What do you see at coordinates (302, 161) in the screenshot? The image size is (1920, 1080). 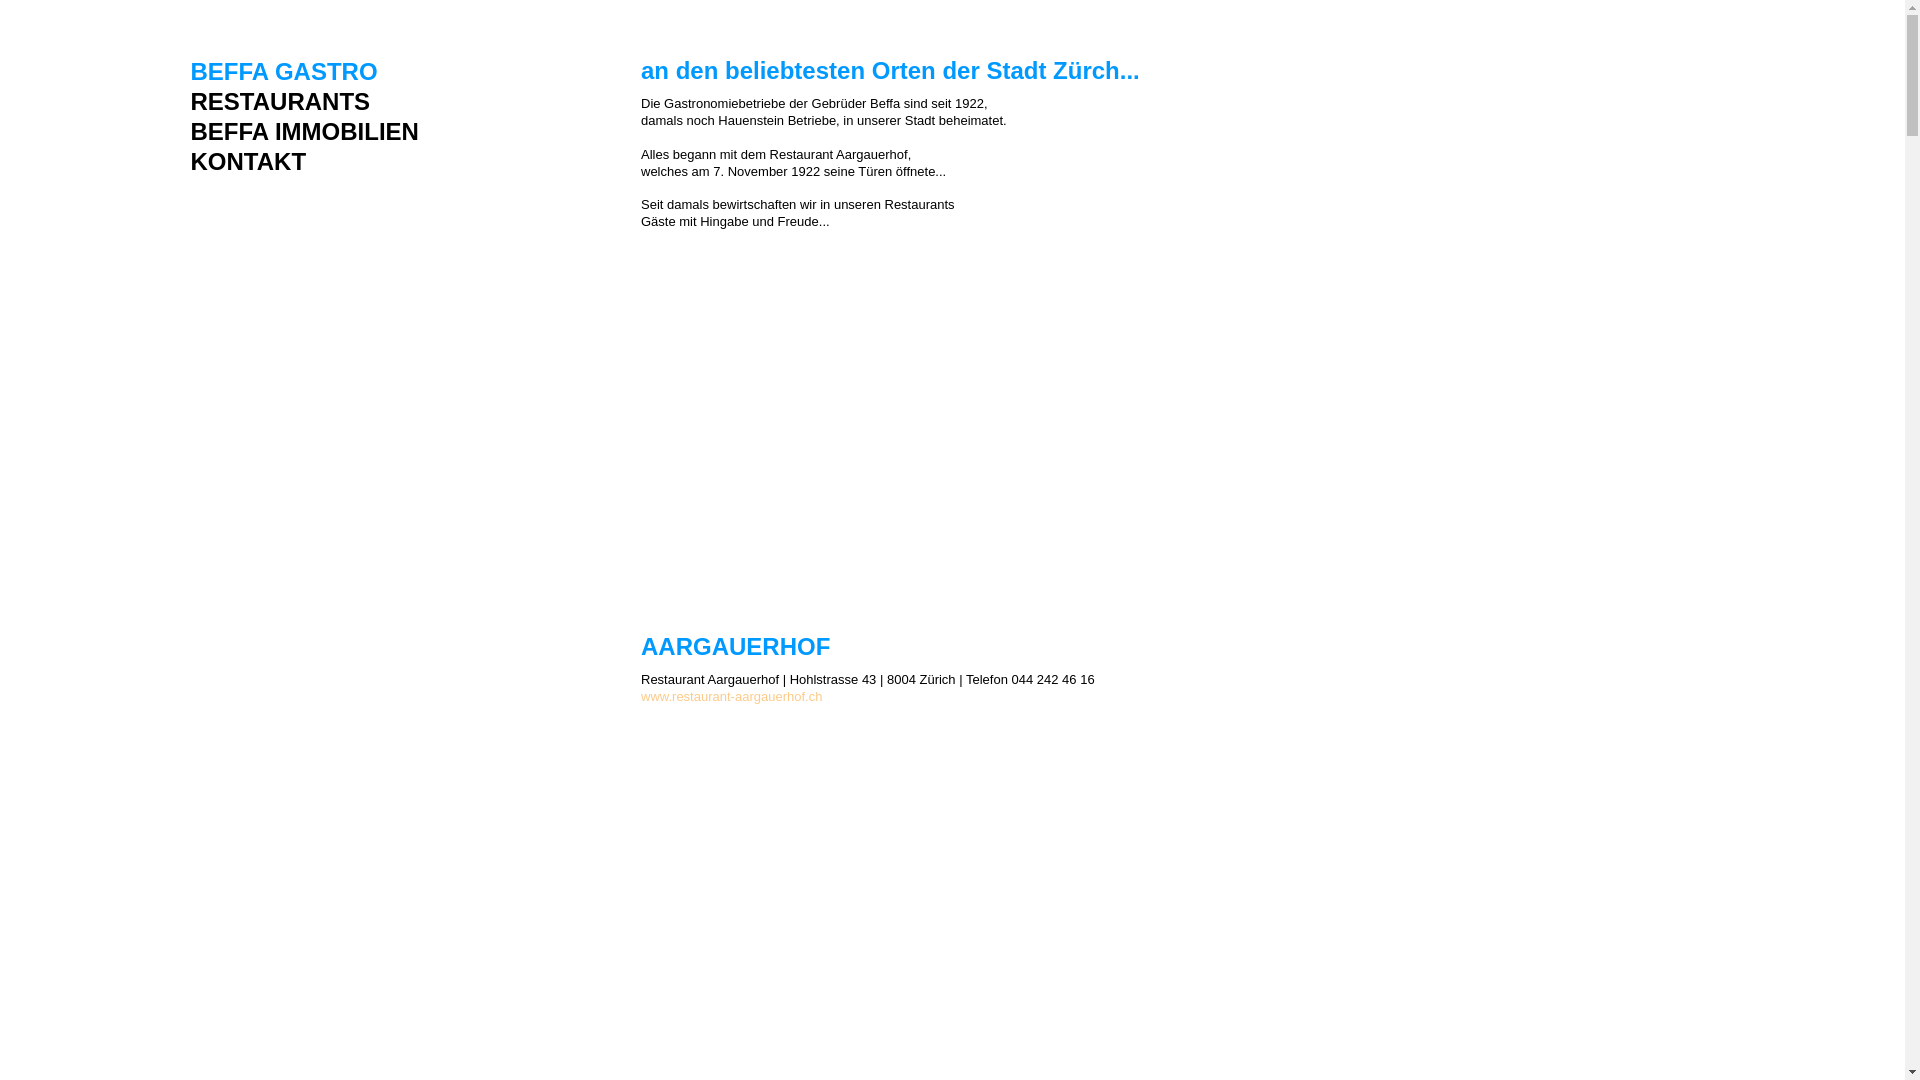 I see `'KONTAKT'` at bounding box center [302, 161].